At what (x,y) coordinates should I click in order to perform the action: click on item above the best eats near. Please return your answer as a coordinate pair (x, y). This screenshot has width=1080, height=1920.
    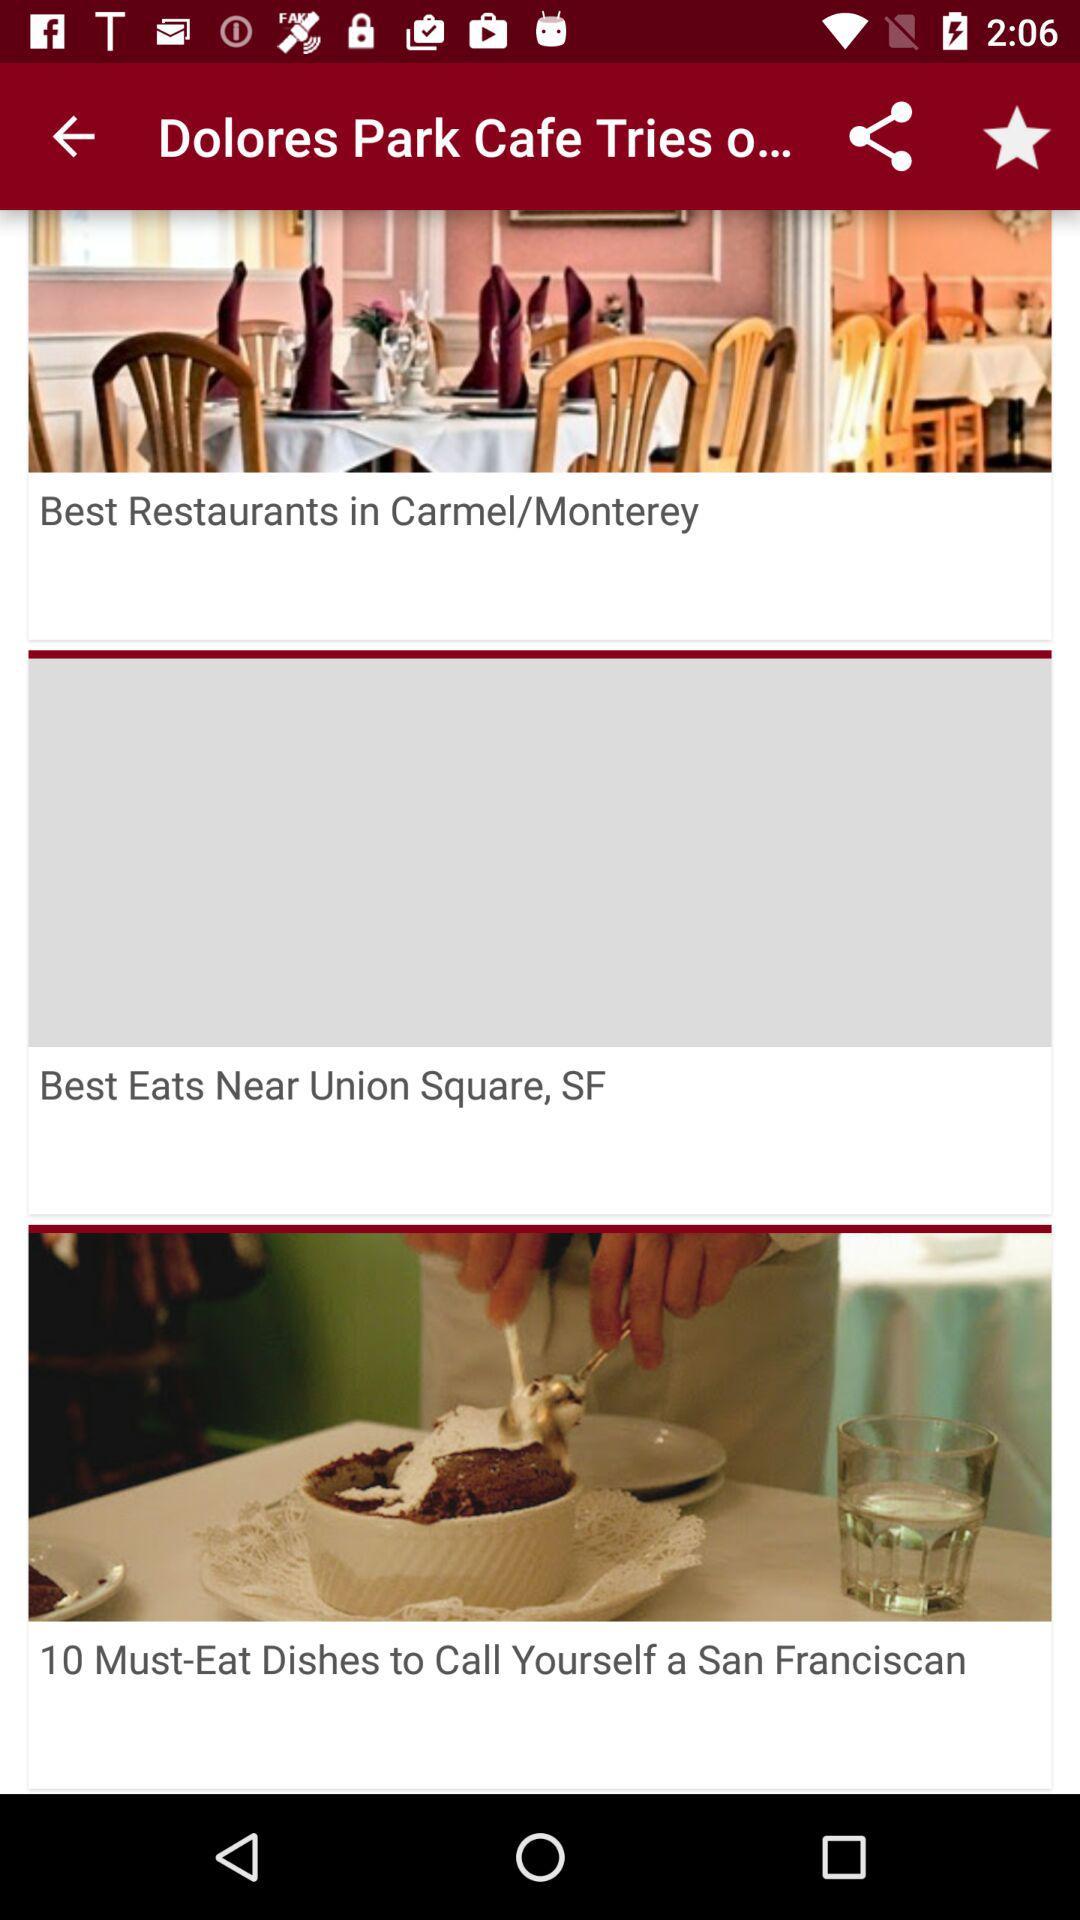
    Looking at the image, I should click on (540, 848).